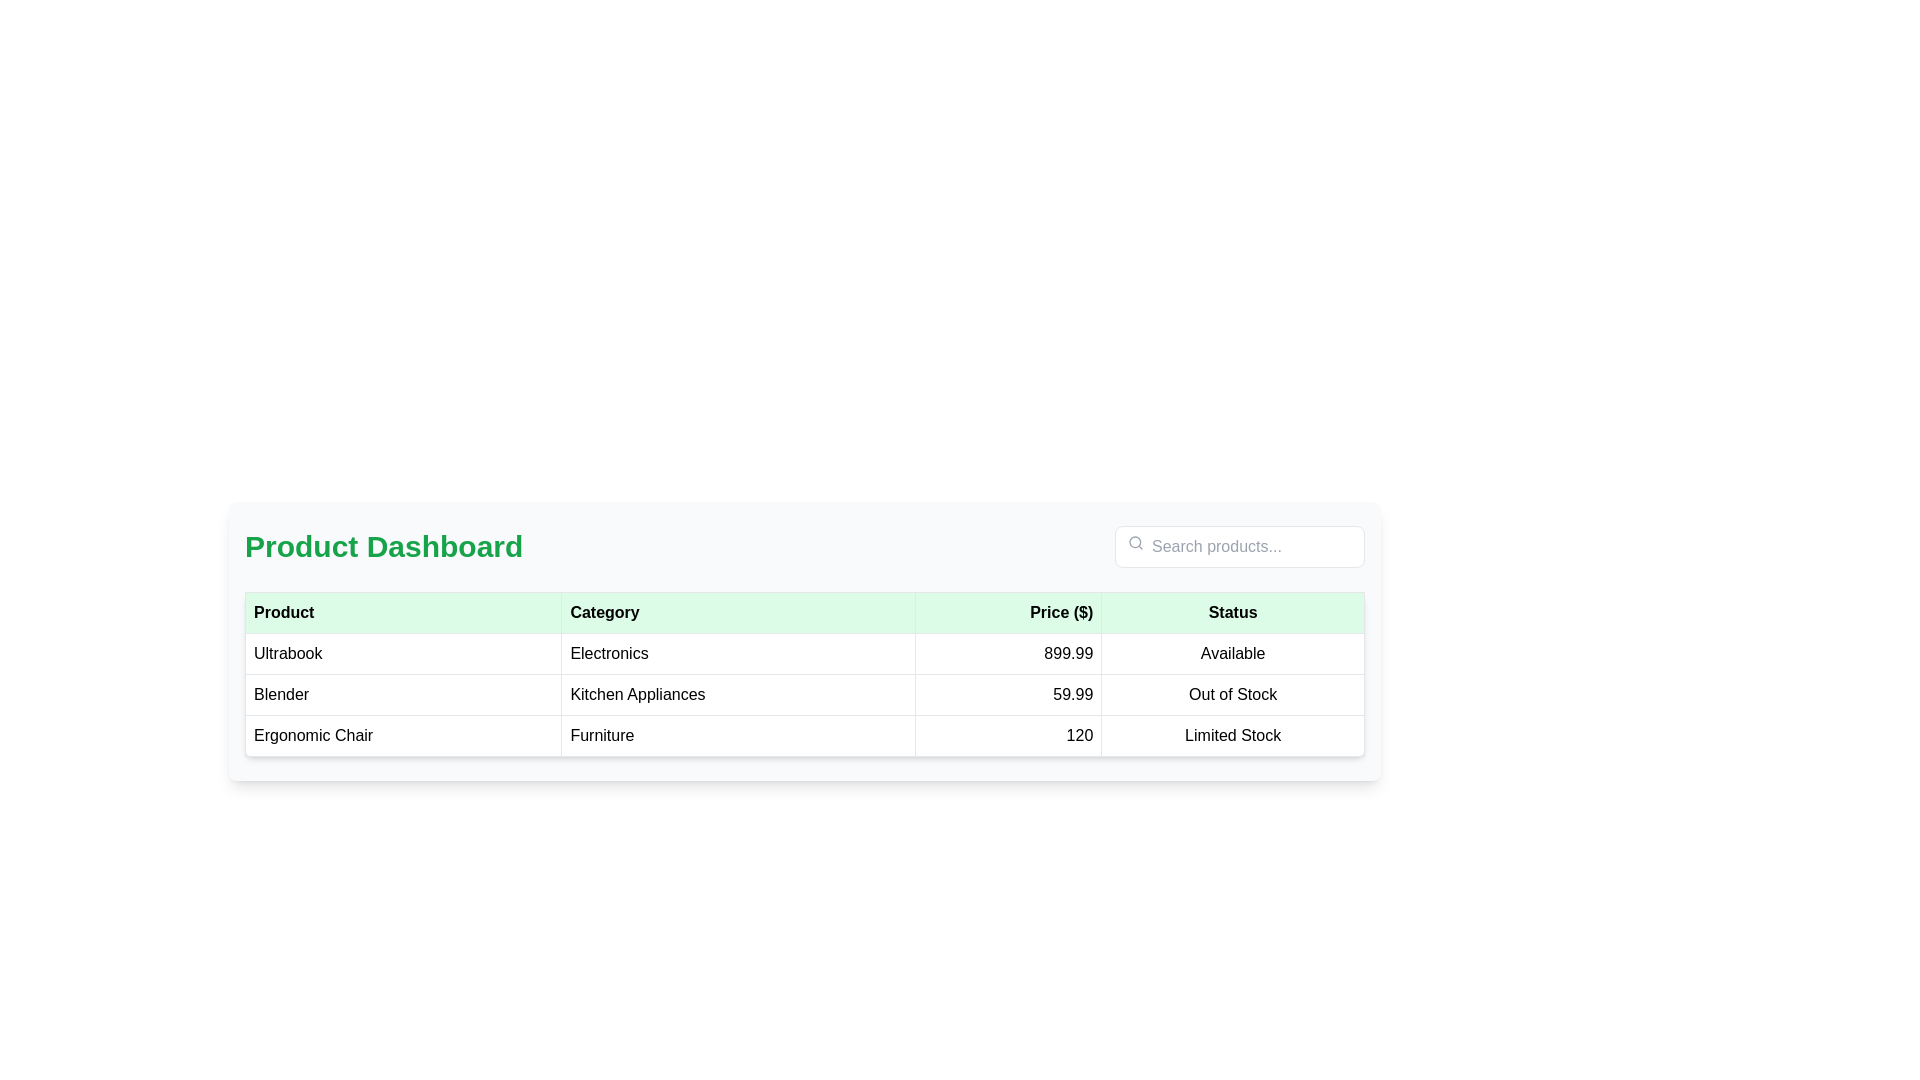 This screenshot has height=1080, width=1920. I want to click on the smaller circular outline within the search icon, which is styled in light gray and located at the top-left of the UI, adjacent to the 'Search products...' input field, so click(1135, 542).